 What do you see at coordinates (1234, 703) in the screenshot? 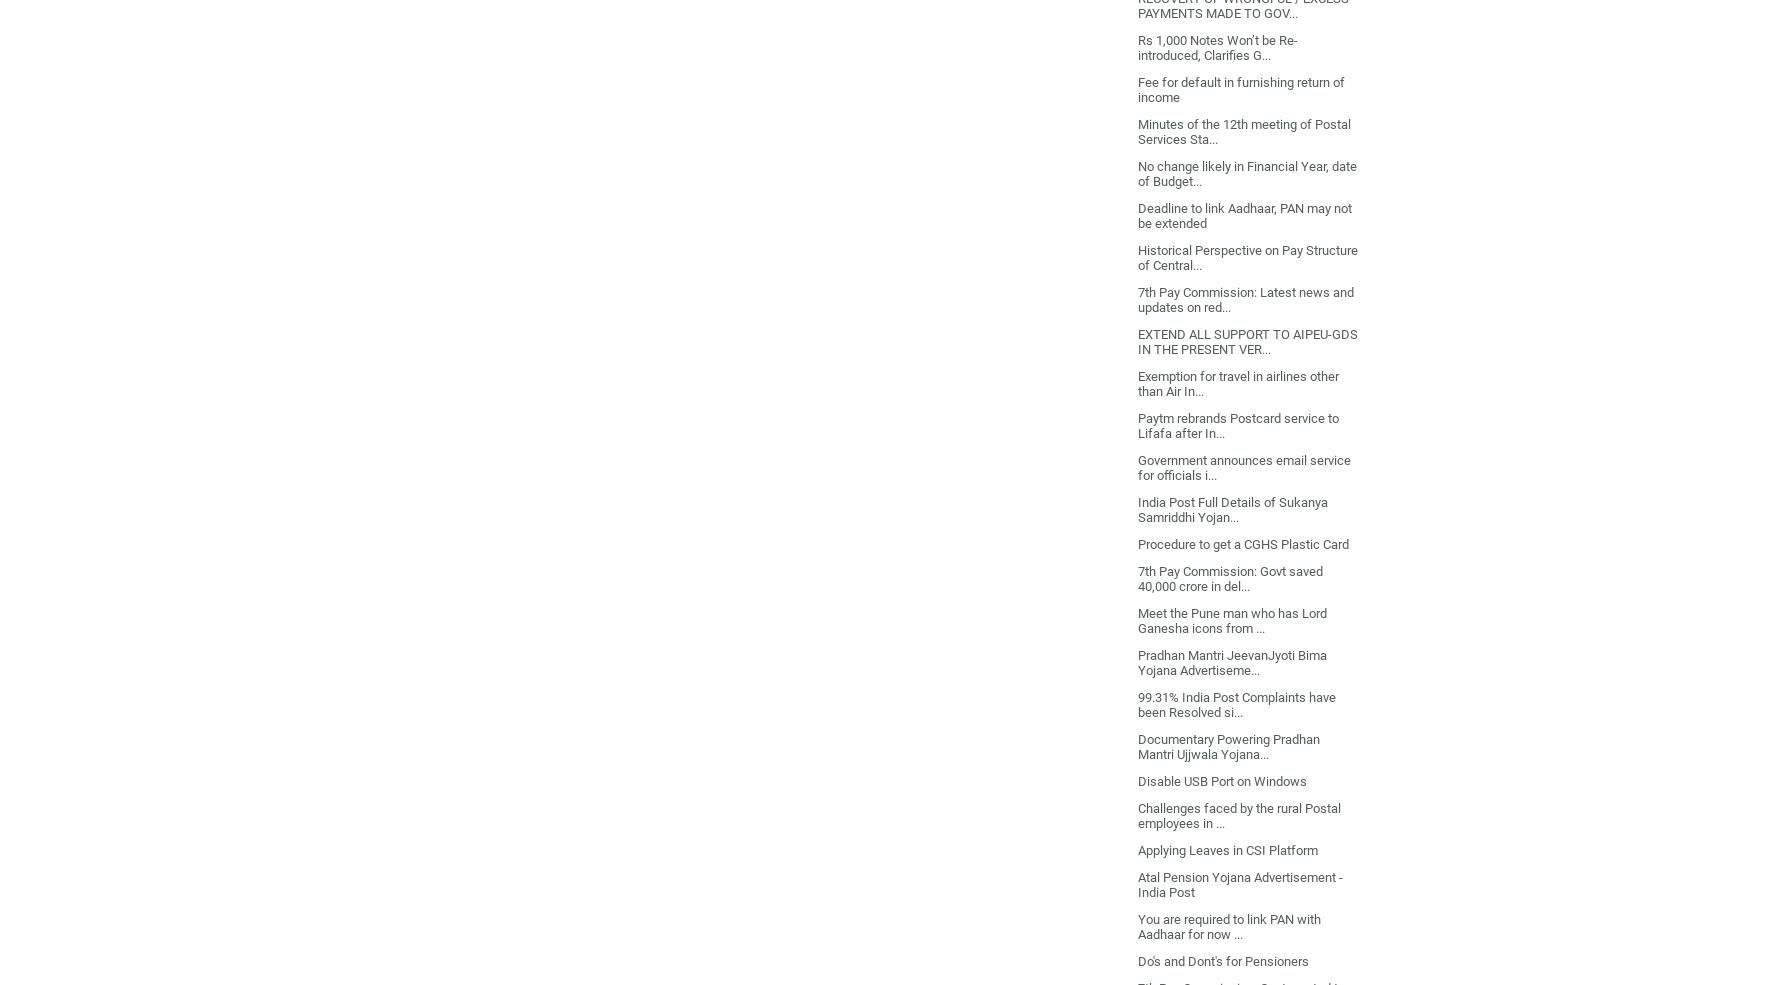
I see `'99.31% India Post Complaints have been Resolved si...'` at bounding box center [1234, 703].